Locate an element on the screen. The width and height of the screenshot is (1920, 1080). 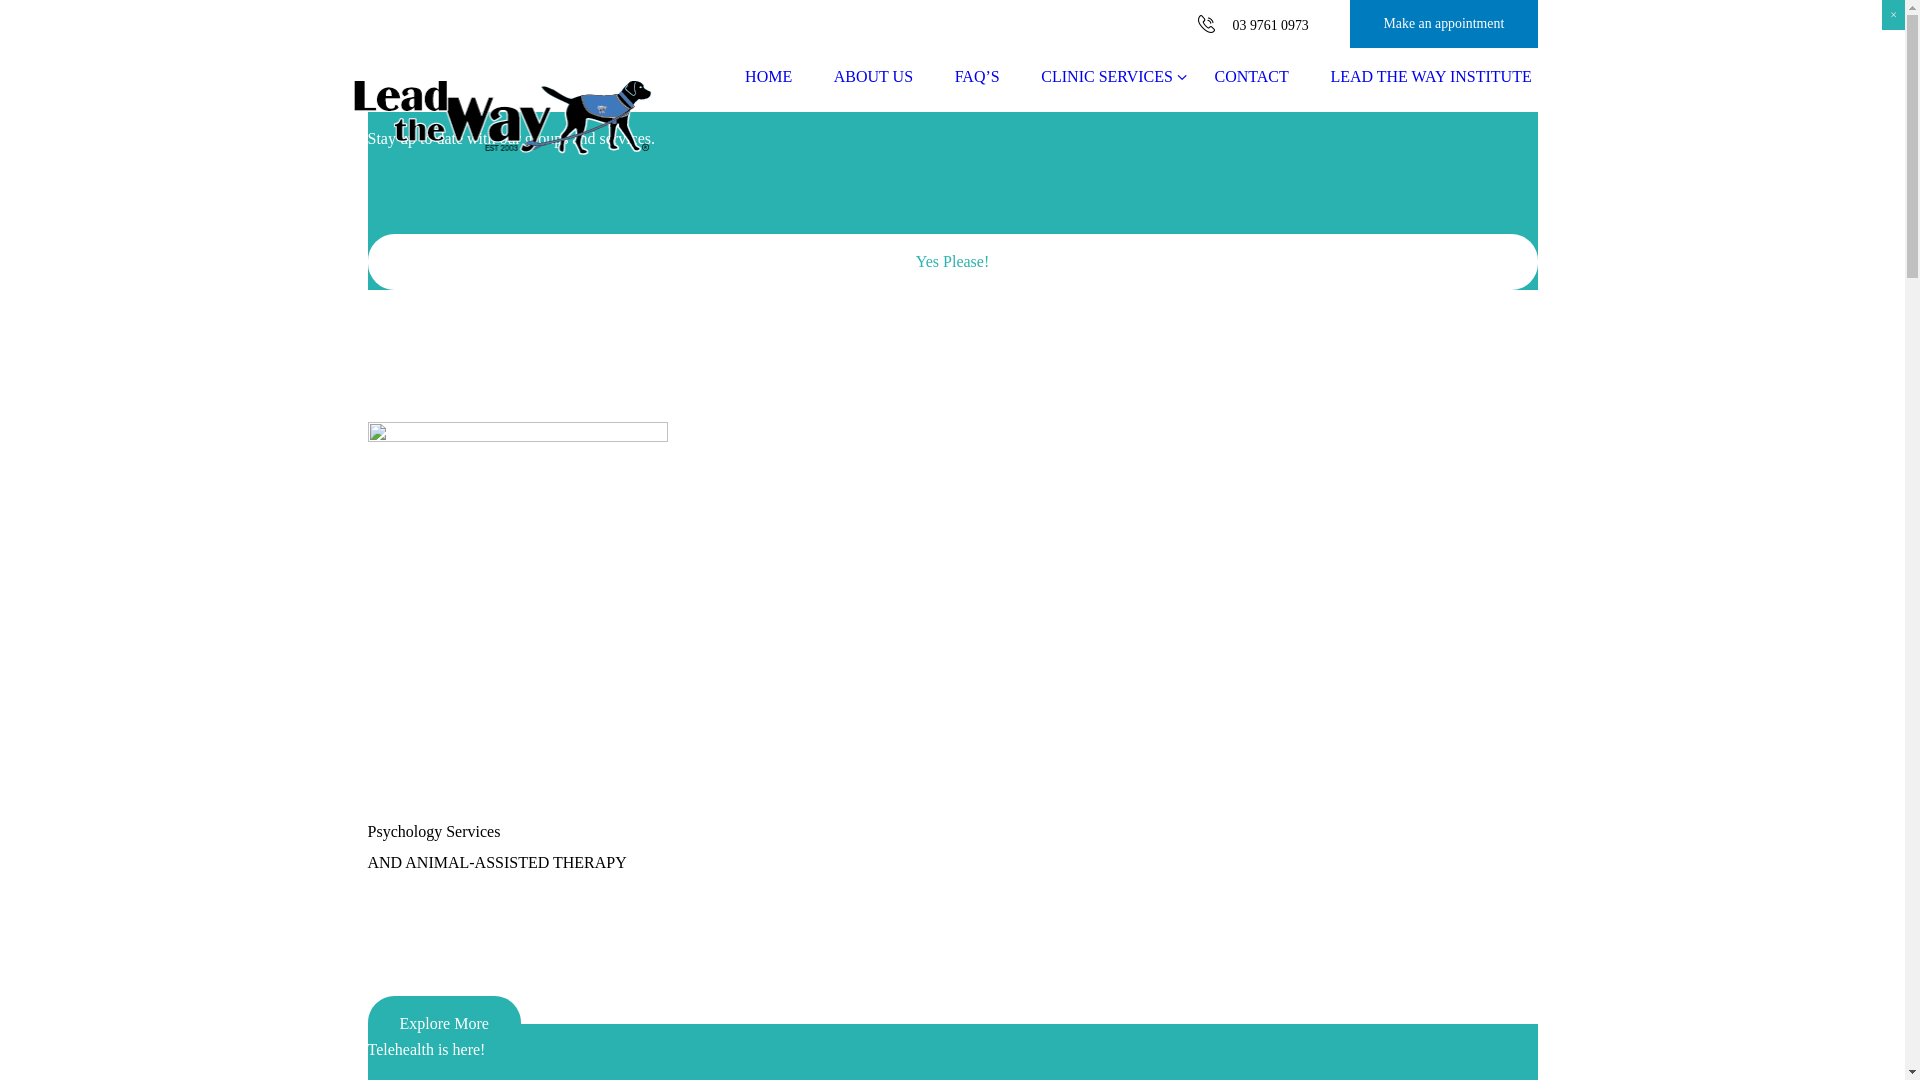
'CONTACT' is located at coordinates (1251, 76).